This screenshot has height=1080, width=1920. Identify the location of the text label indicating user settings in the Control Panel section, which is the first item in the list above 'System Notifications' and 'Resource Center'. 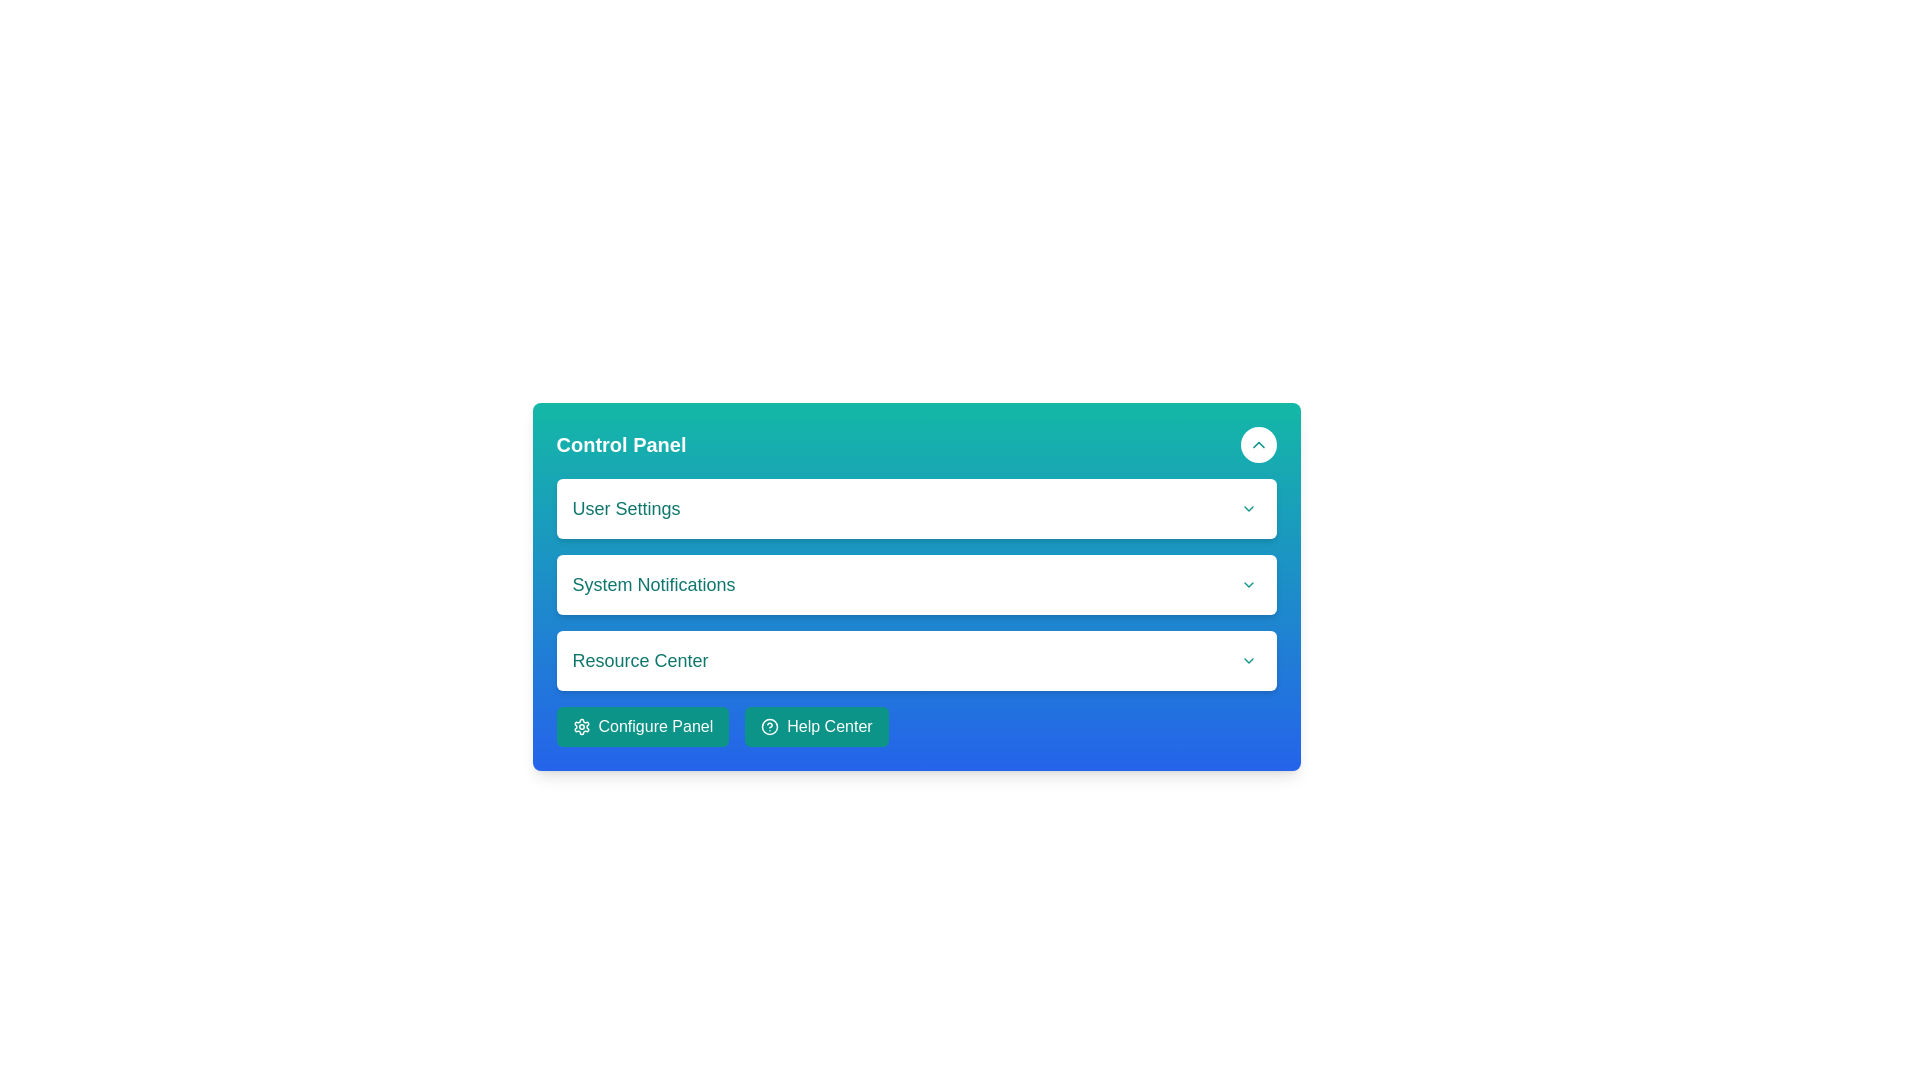
(625, 508).